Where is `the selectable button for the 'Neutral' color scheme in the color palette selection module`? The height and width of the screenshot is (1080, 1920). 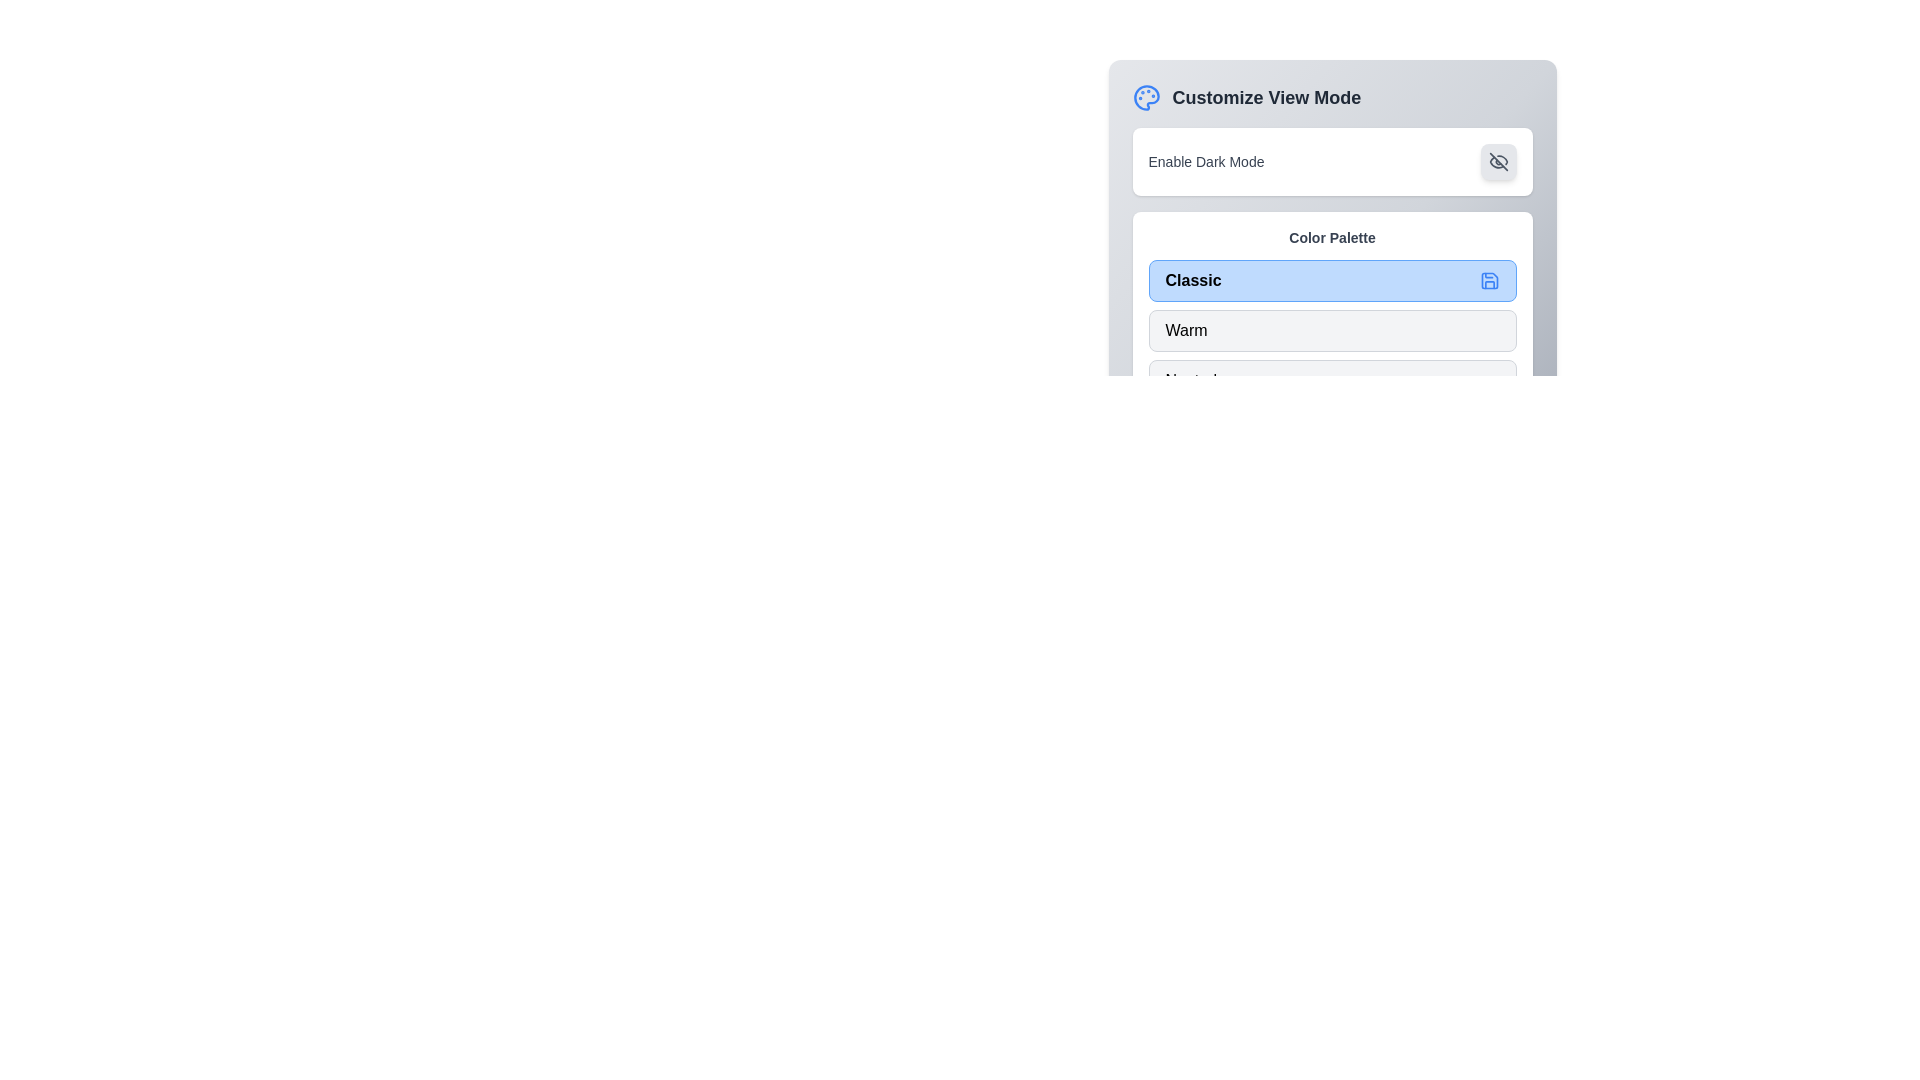
the selectable button for the 'Neutral' color scheme in the color palette selection module is located at coordinates (1332, 381).